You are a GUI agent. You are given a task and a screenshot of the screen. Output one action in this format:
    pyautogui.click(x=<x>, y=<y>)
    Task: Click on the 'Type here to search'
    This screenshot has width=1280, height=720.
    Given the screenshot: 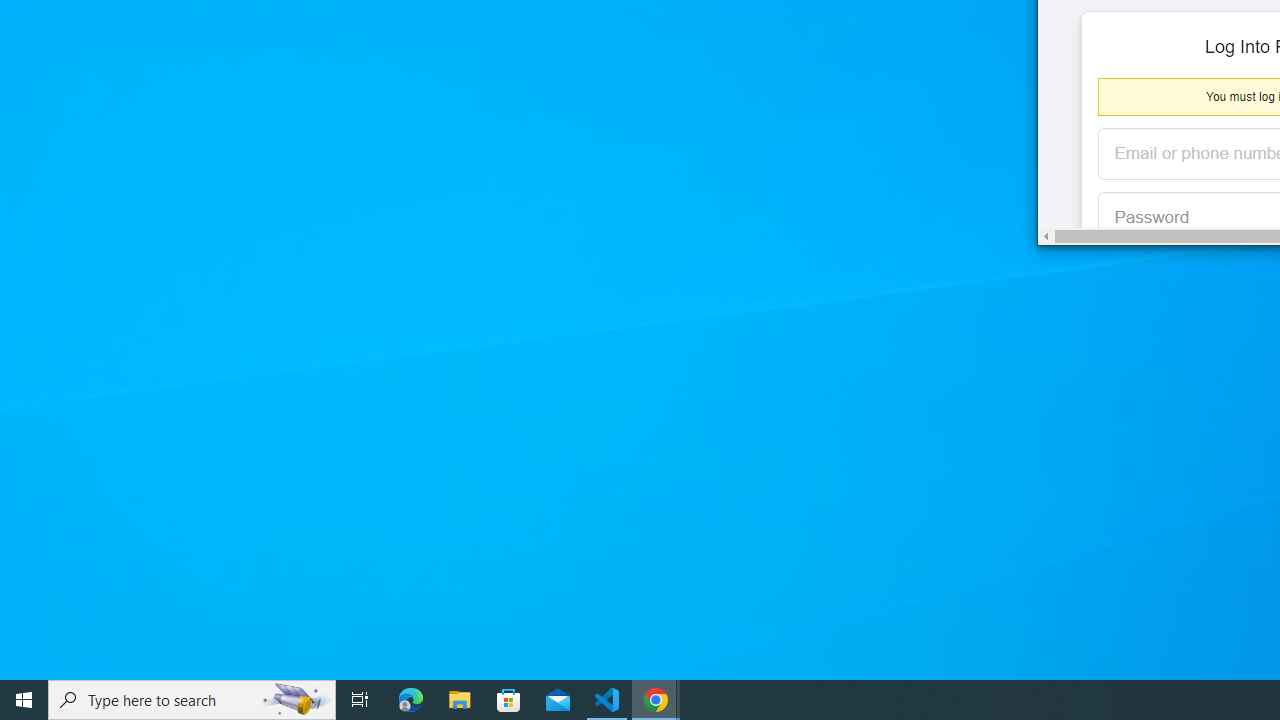 What is the action you would take?
    pyautogui.click(x=192, y=698)
    